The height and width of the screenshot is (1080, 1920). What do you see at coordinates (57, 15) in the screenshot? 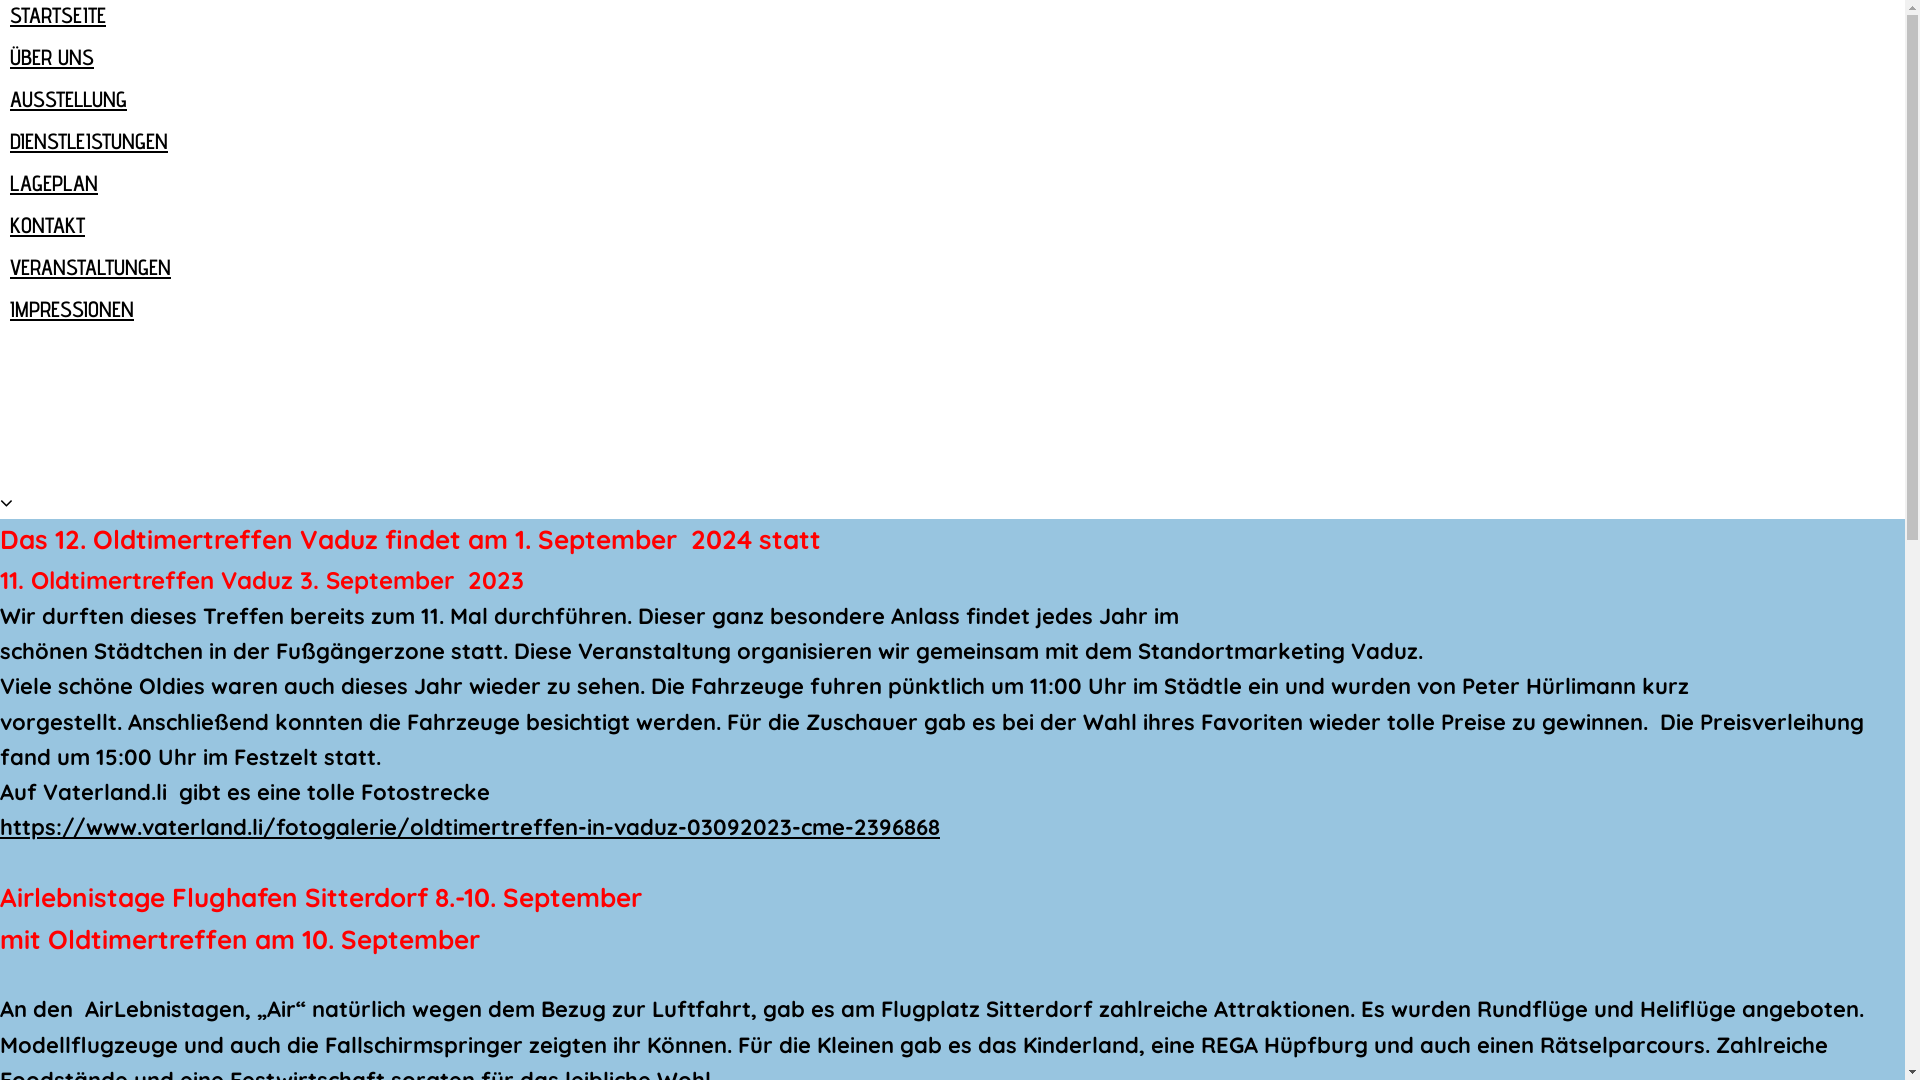
I see `'STARTSEITE'` at bounding box center [57, 15].